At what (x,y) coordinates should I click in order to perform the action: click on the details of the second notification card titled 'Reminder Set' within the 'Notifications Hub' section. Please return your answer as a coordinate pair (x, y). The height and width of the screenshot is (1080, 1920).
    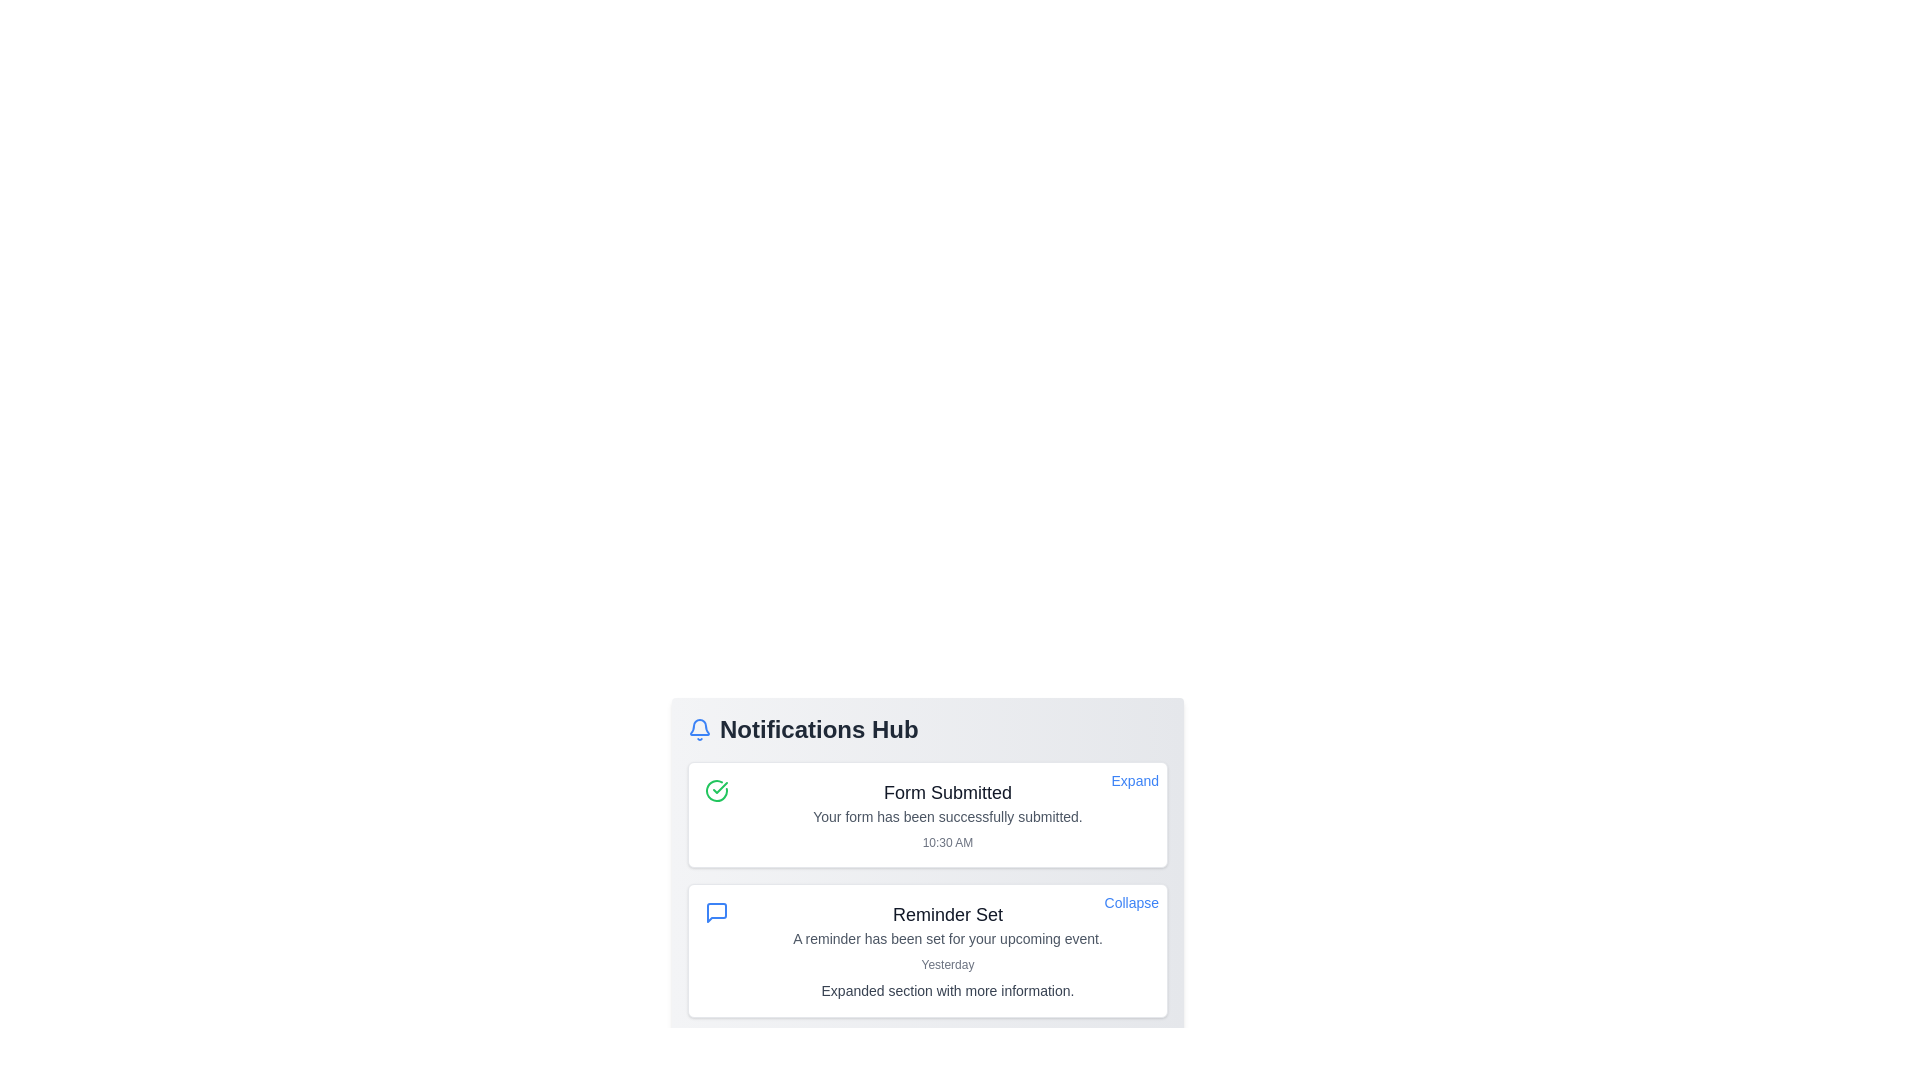
    Looking at the image, I should click on (926, 889).